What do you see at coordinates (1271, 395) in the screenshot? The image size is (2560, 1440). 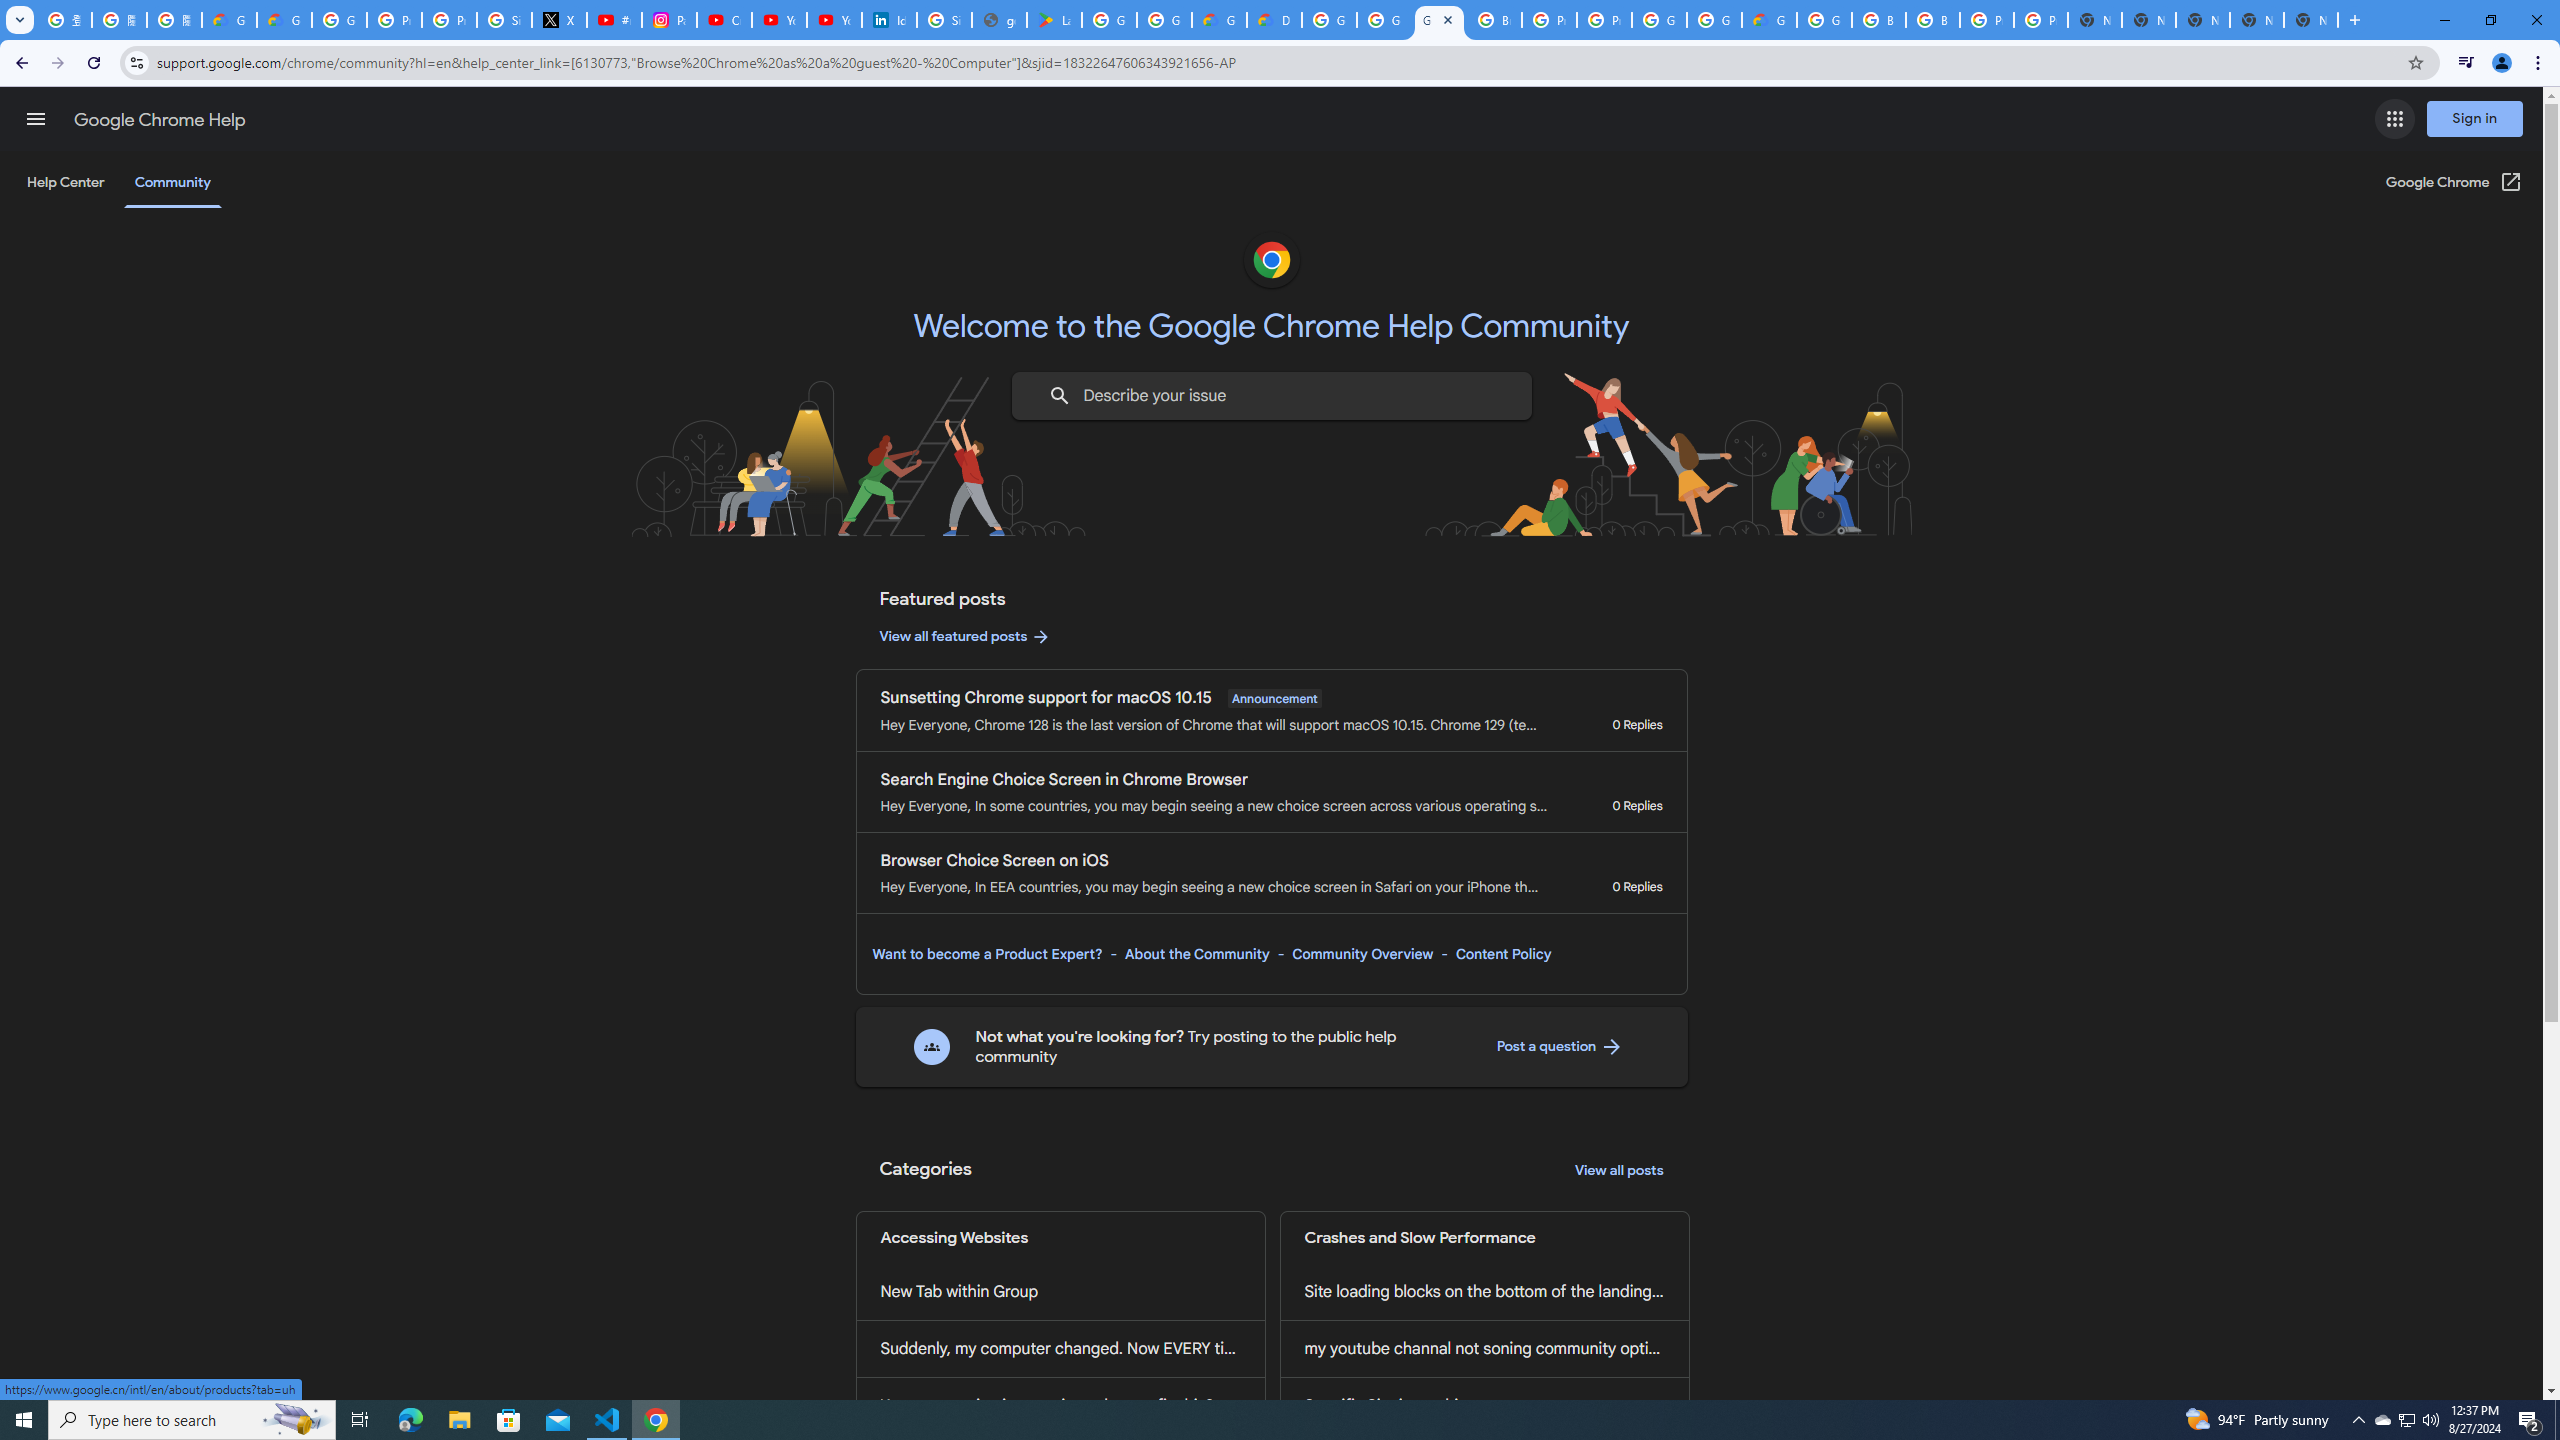 I see `'Describe your issue to find information that might help you.'` at bounding box center [1271, 395].